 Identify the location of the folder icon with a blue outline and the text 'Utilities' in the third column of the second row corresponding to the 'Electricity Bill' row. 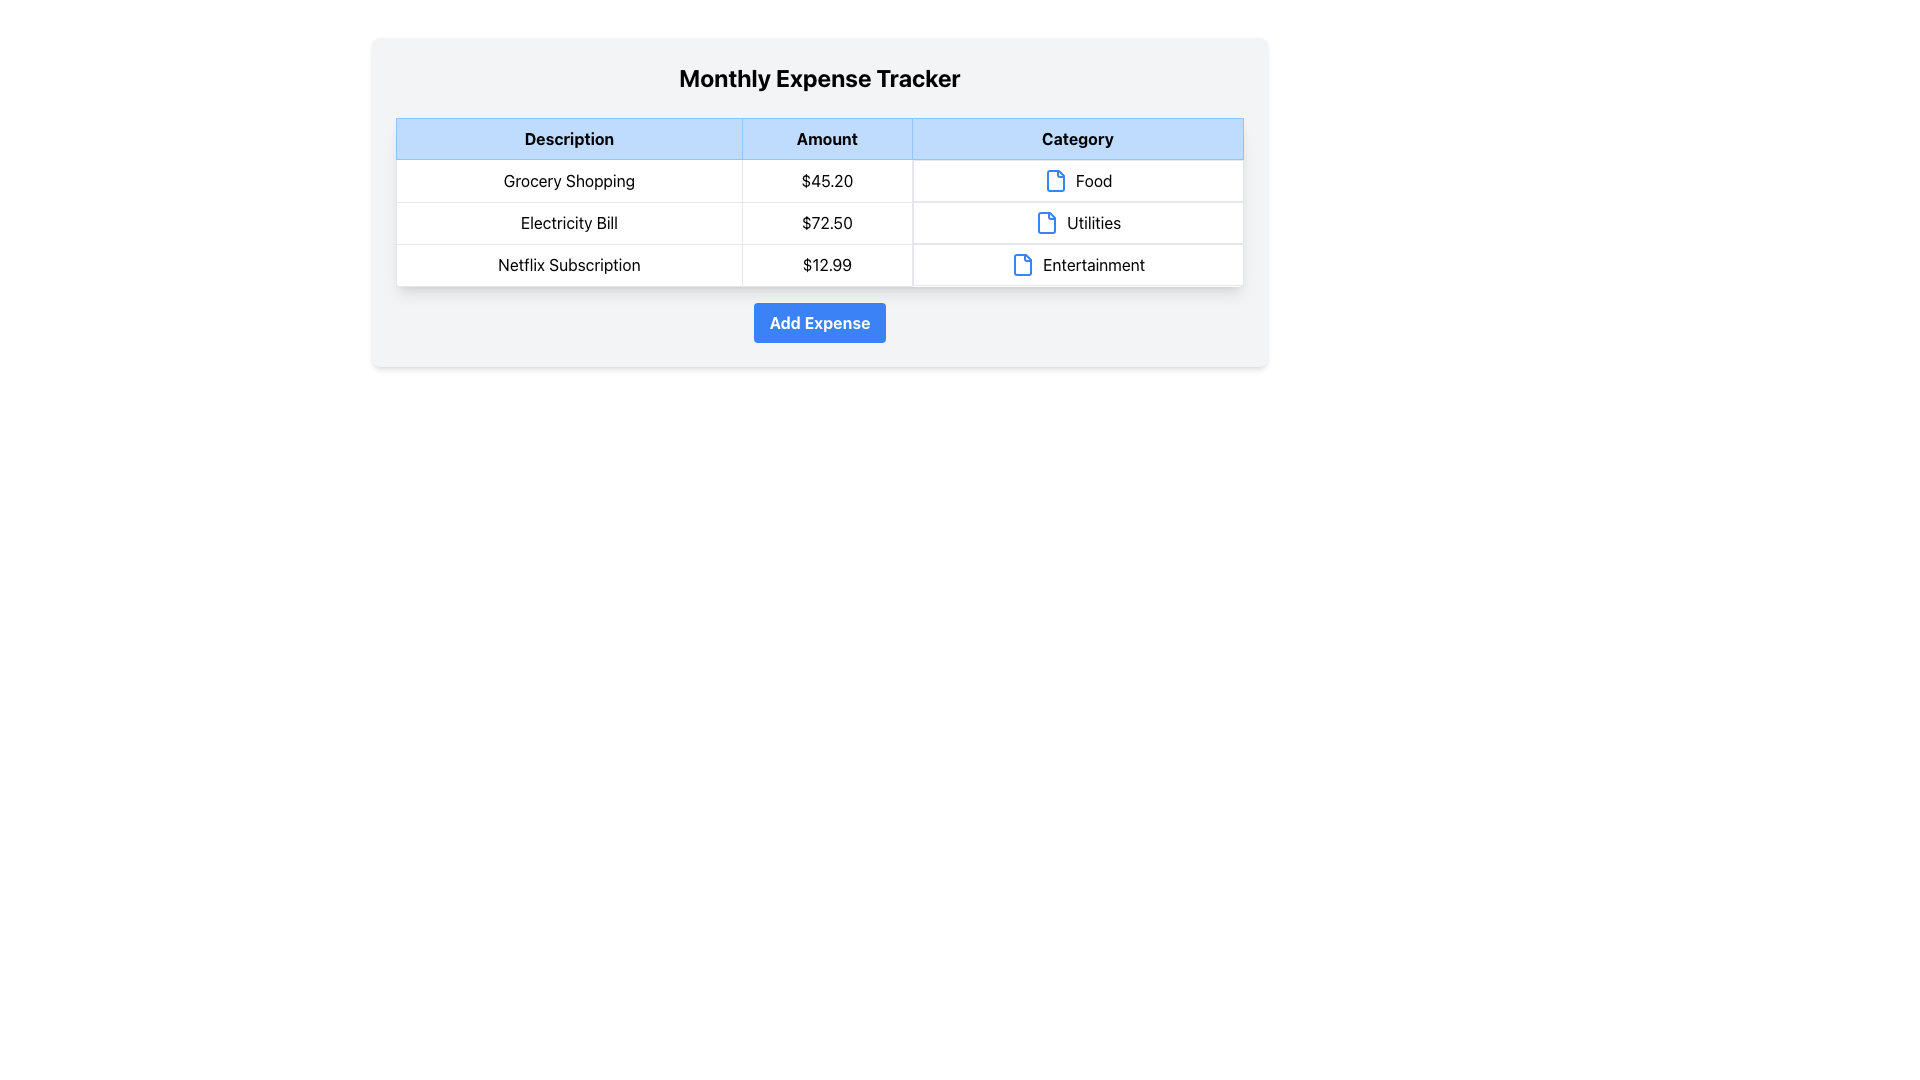
(1077, 223).